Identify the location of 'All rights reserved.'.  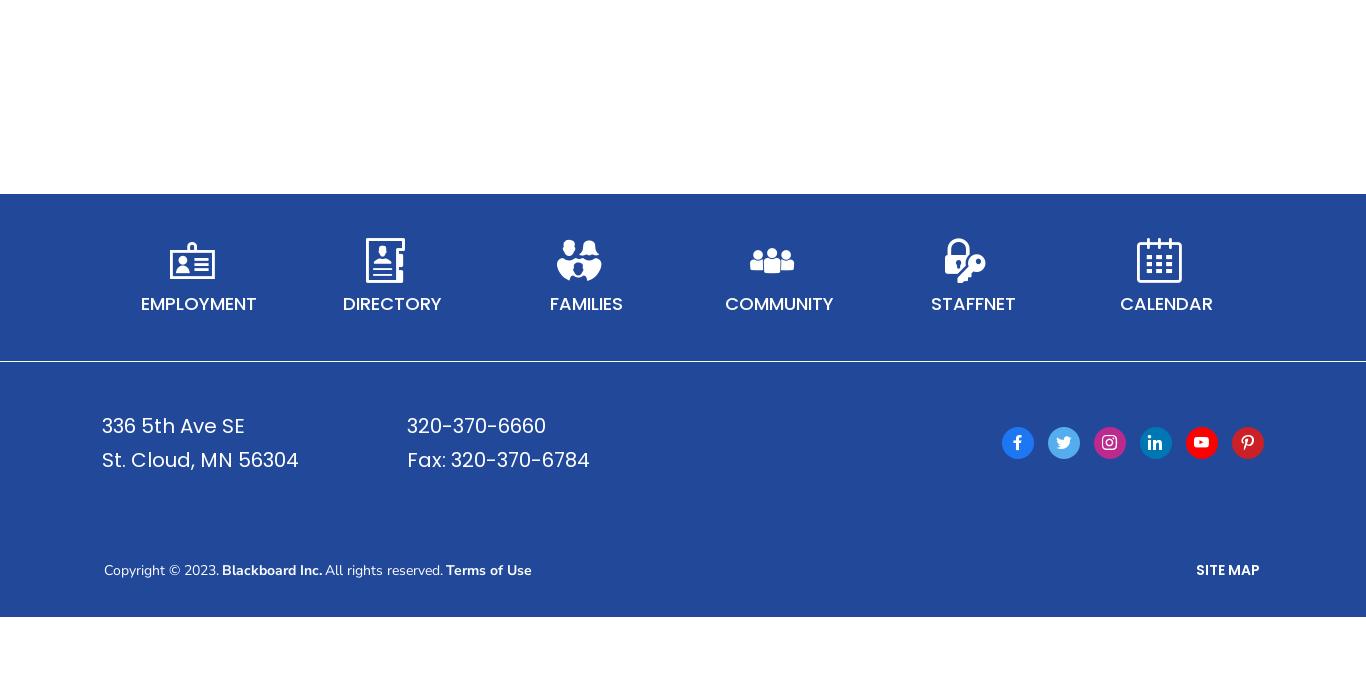
(324, 597).